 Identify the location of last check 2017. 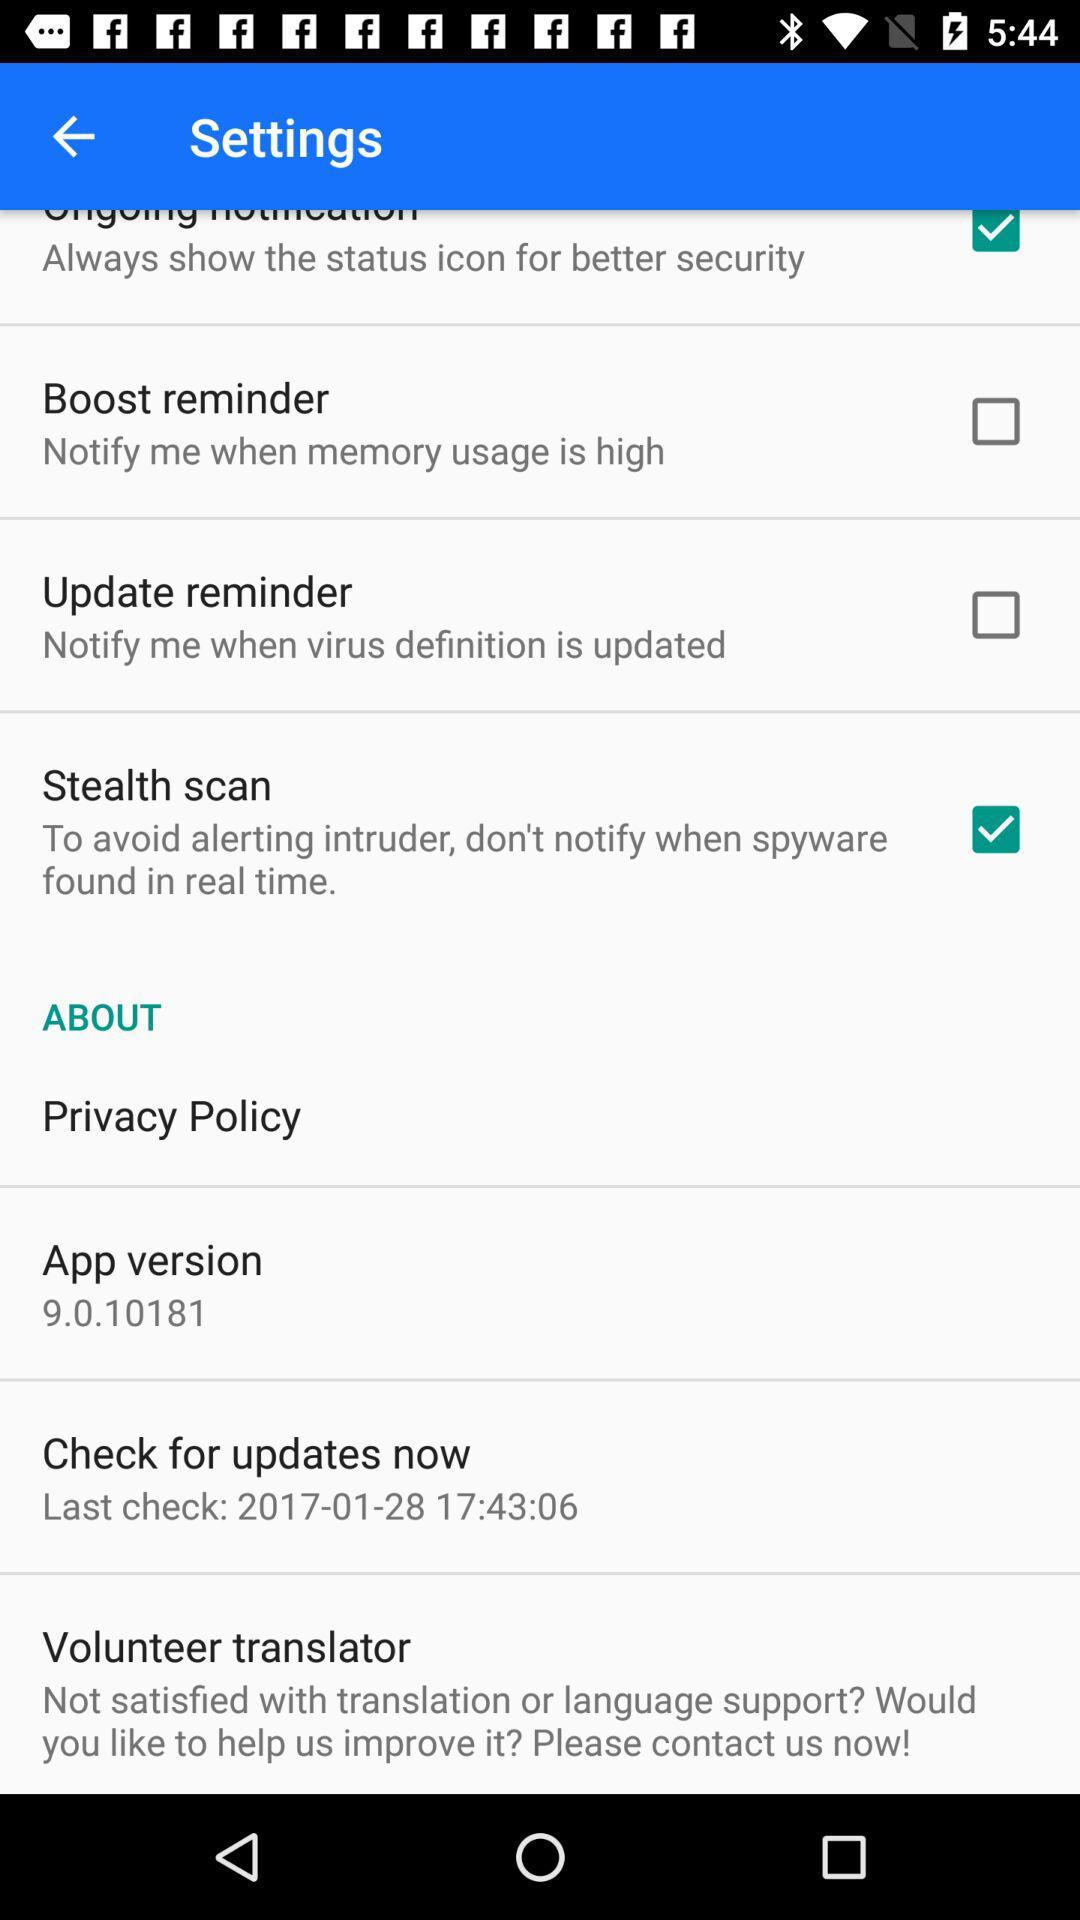
(310, 1505).